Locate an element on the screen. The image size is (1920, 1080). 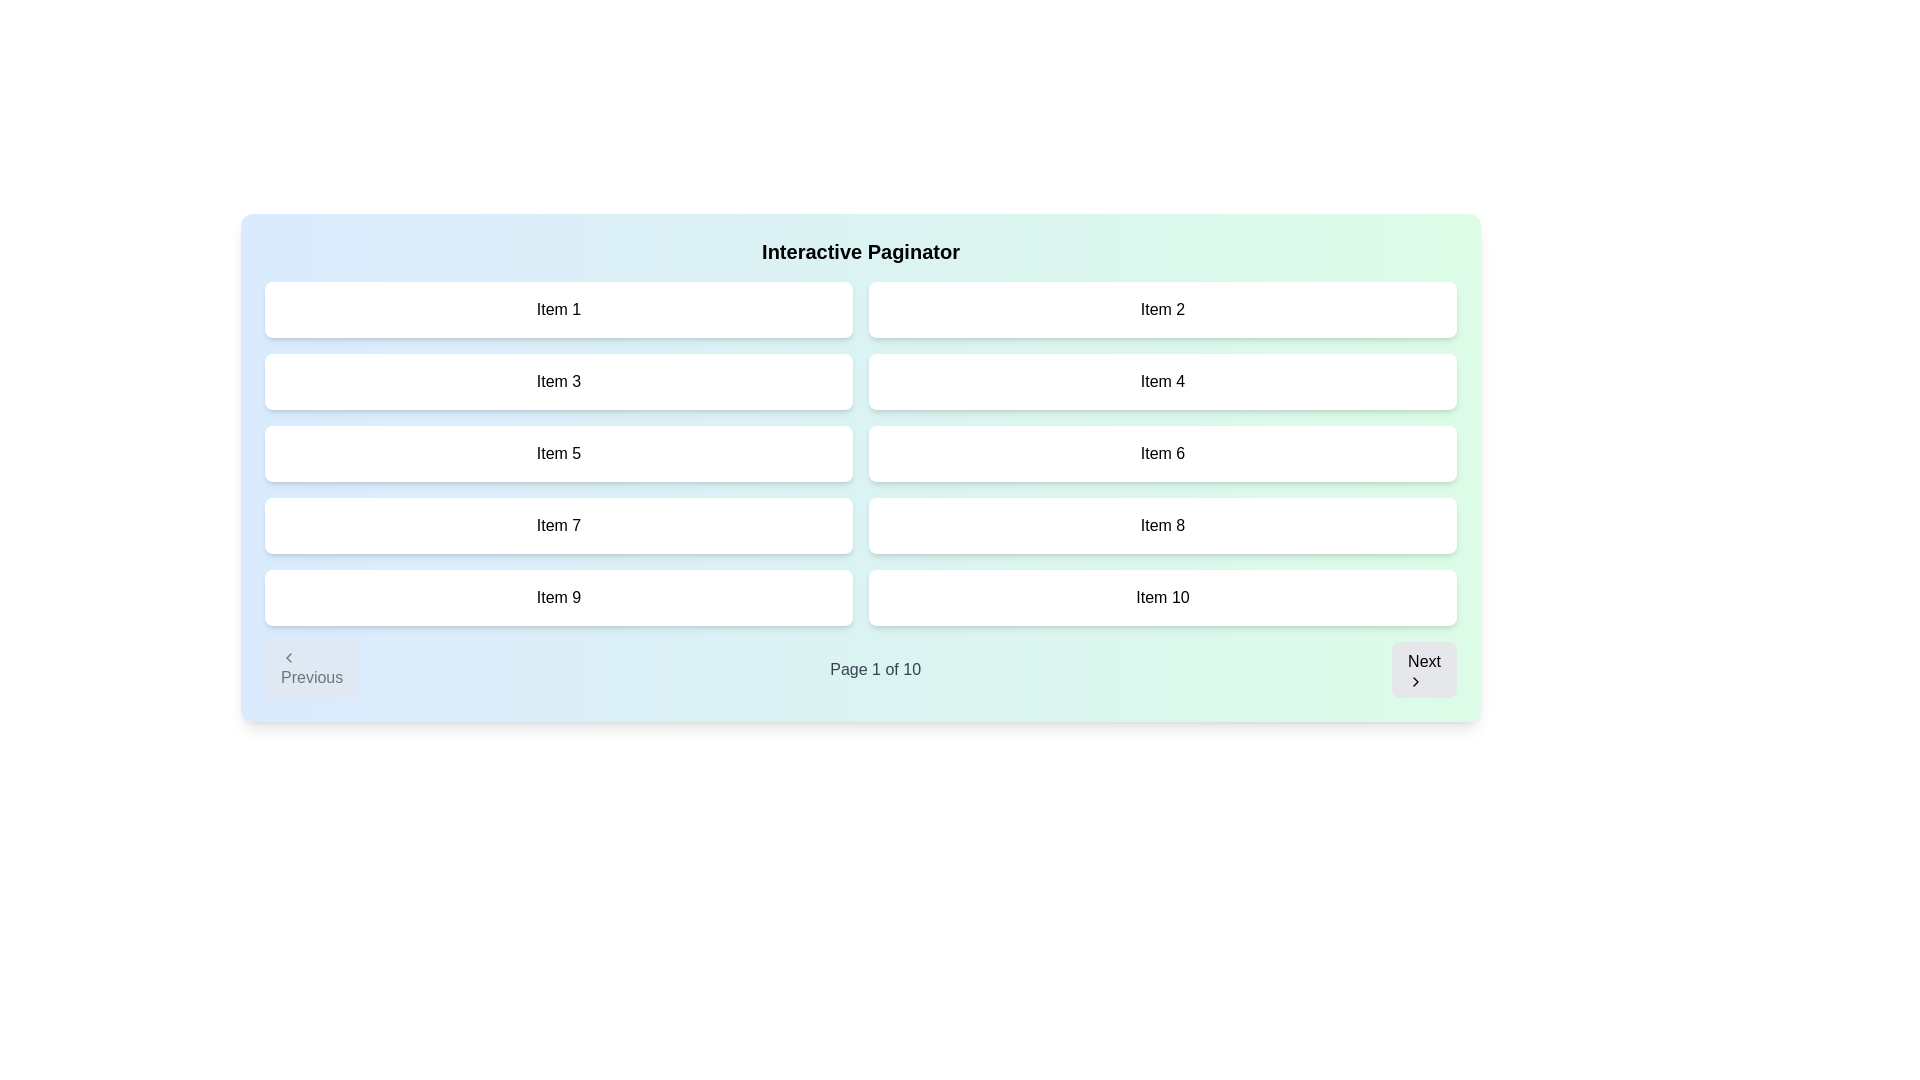
the Static Card displaying 'Item 1', which is a rectangular card with rounded corners and a white background located at the top-left of the grid layout is located at coordinates (558, 309).